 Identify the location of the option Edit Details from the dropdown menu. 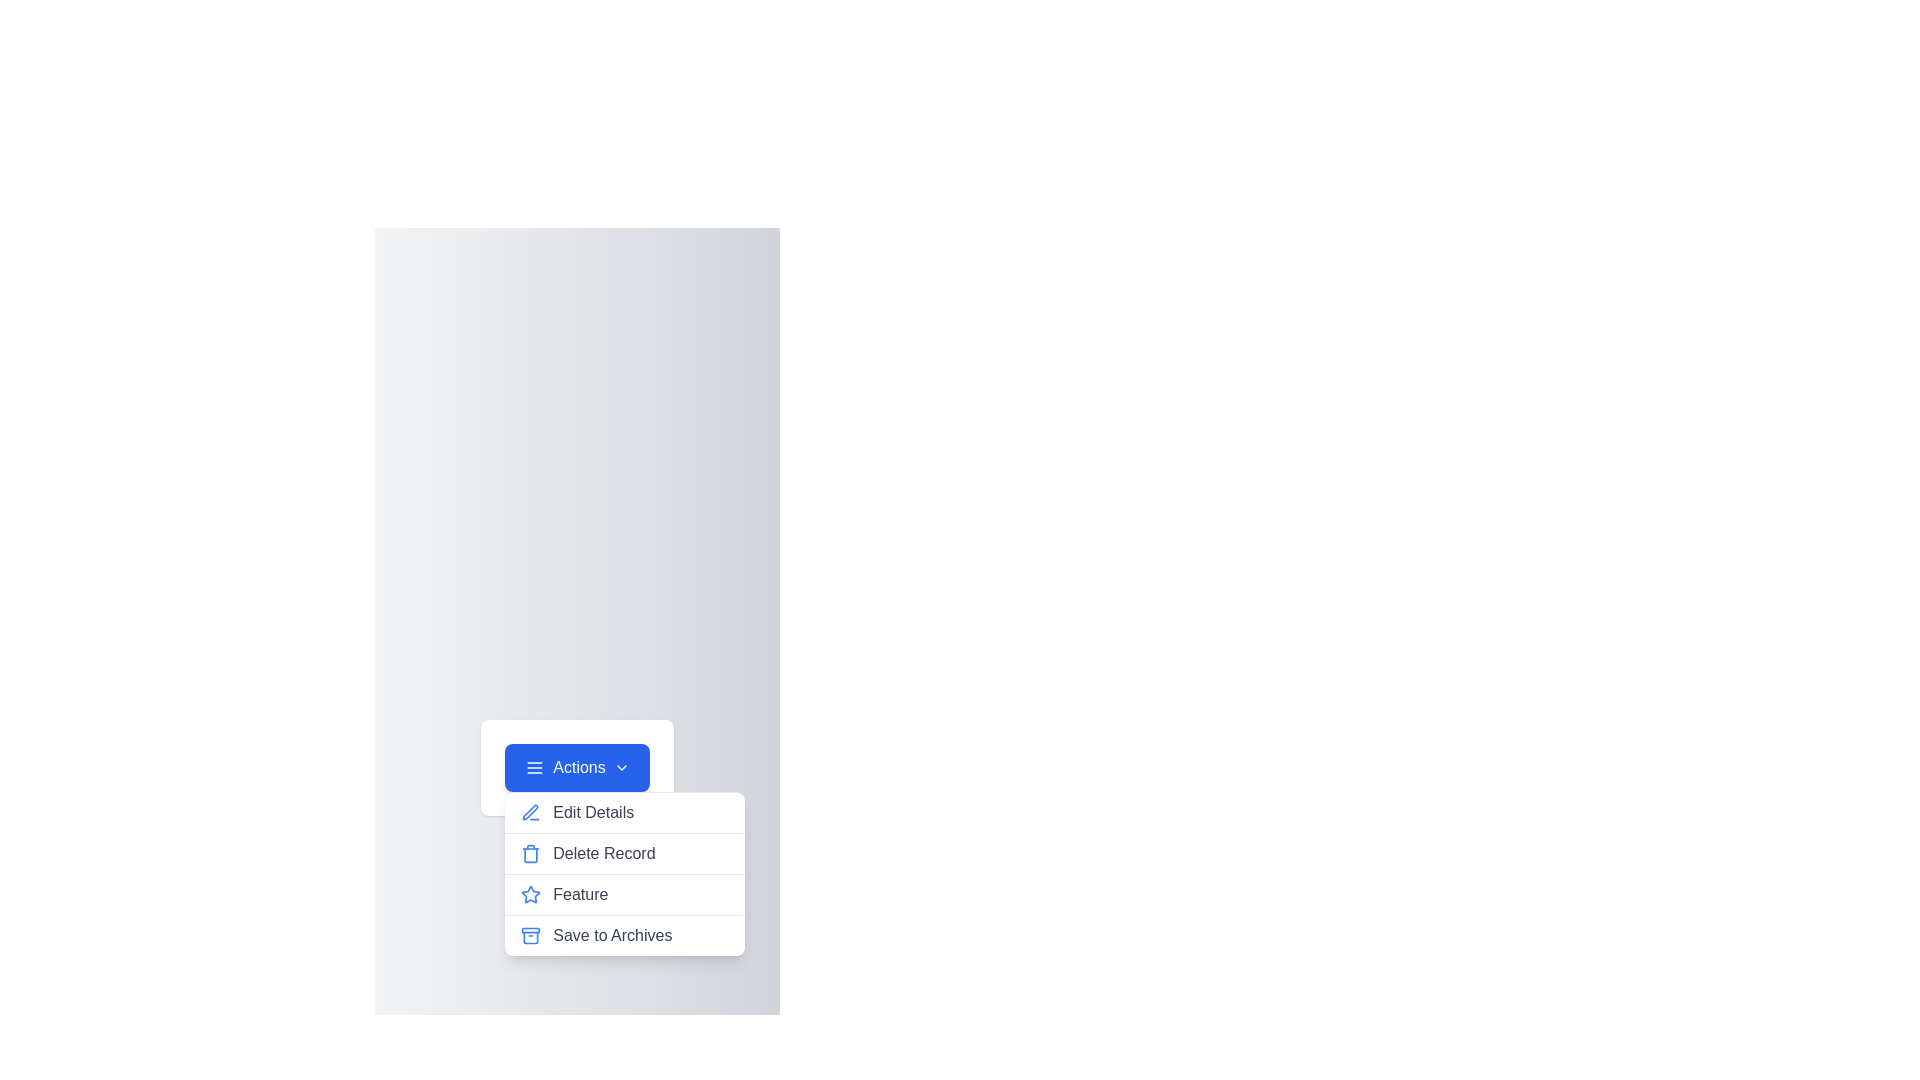
(623, 813).